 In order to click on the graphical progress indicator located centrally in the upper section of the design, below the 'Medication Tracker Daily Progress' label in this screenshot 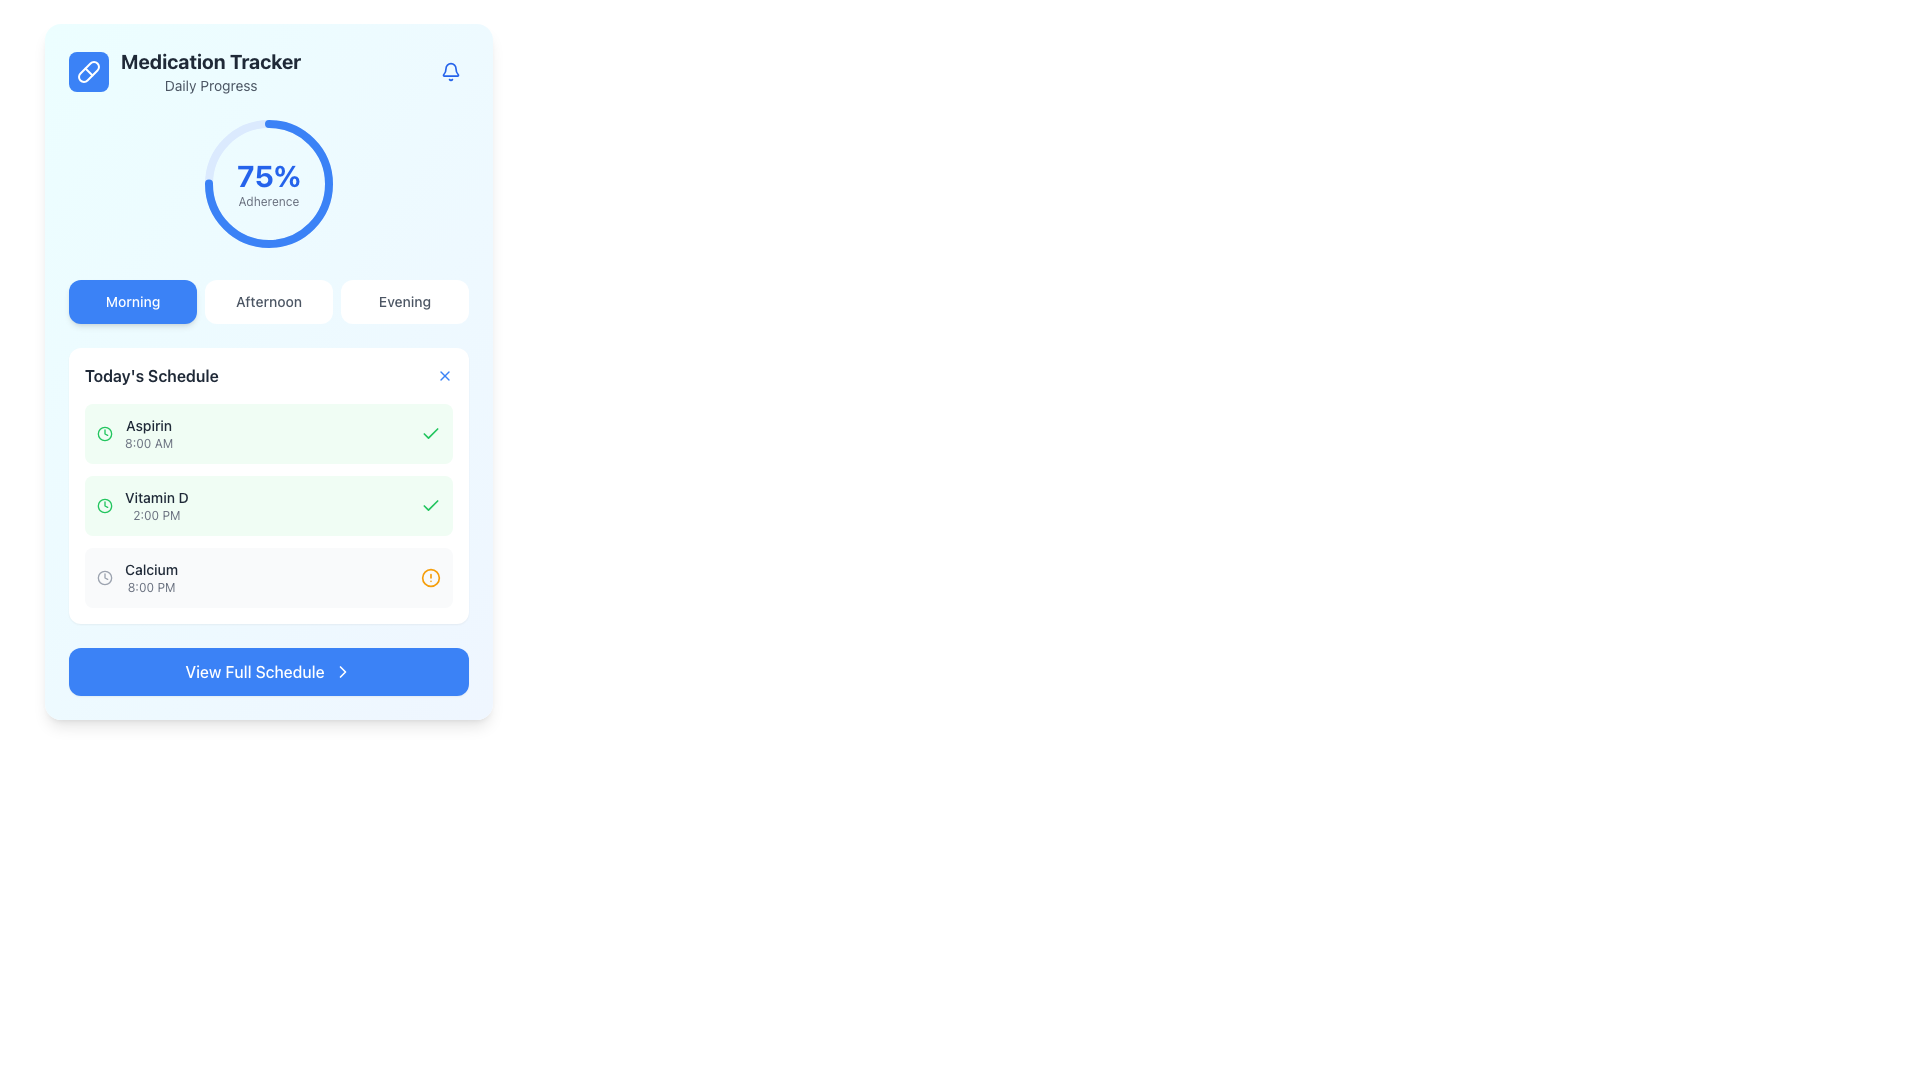, I will do `click(267, 184)`.